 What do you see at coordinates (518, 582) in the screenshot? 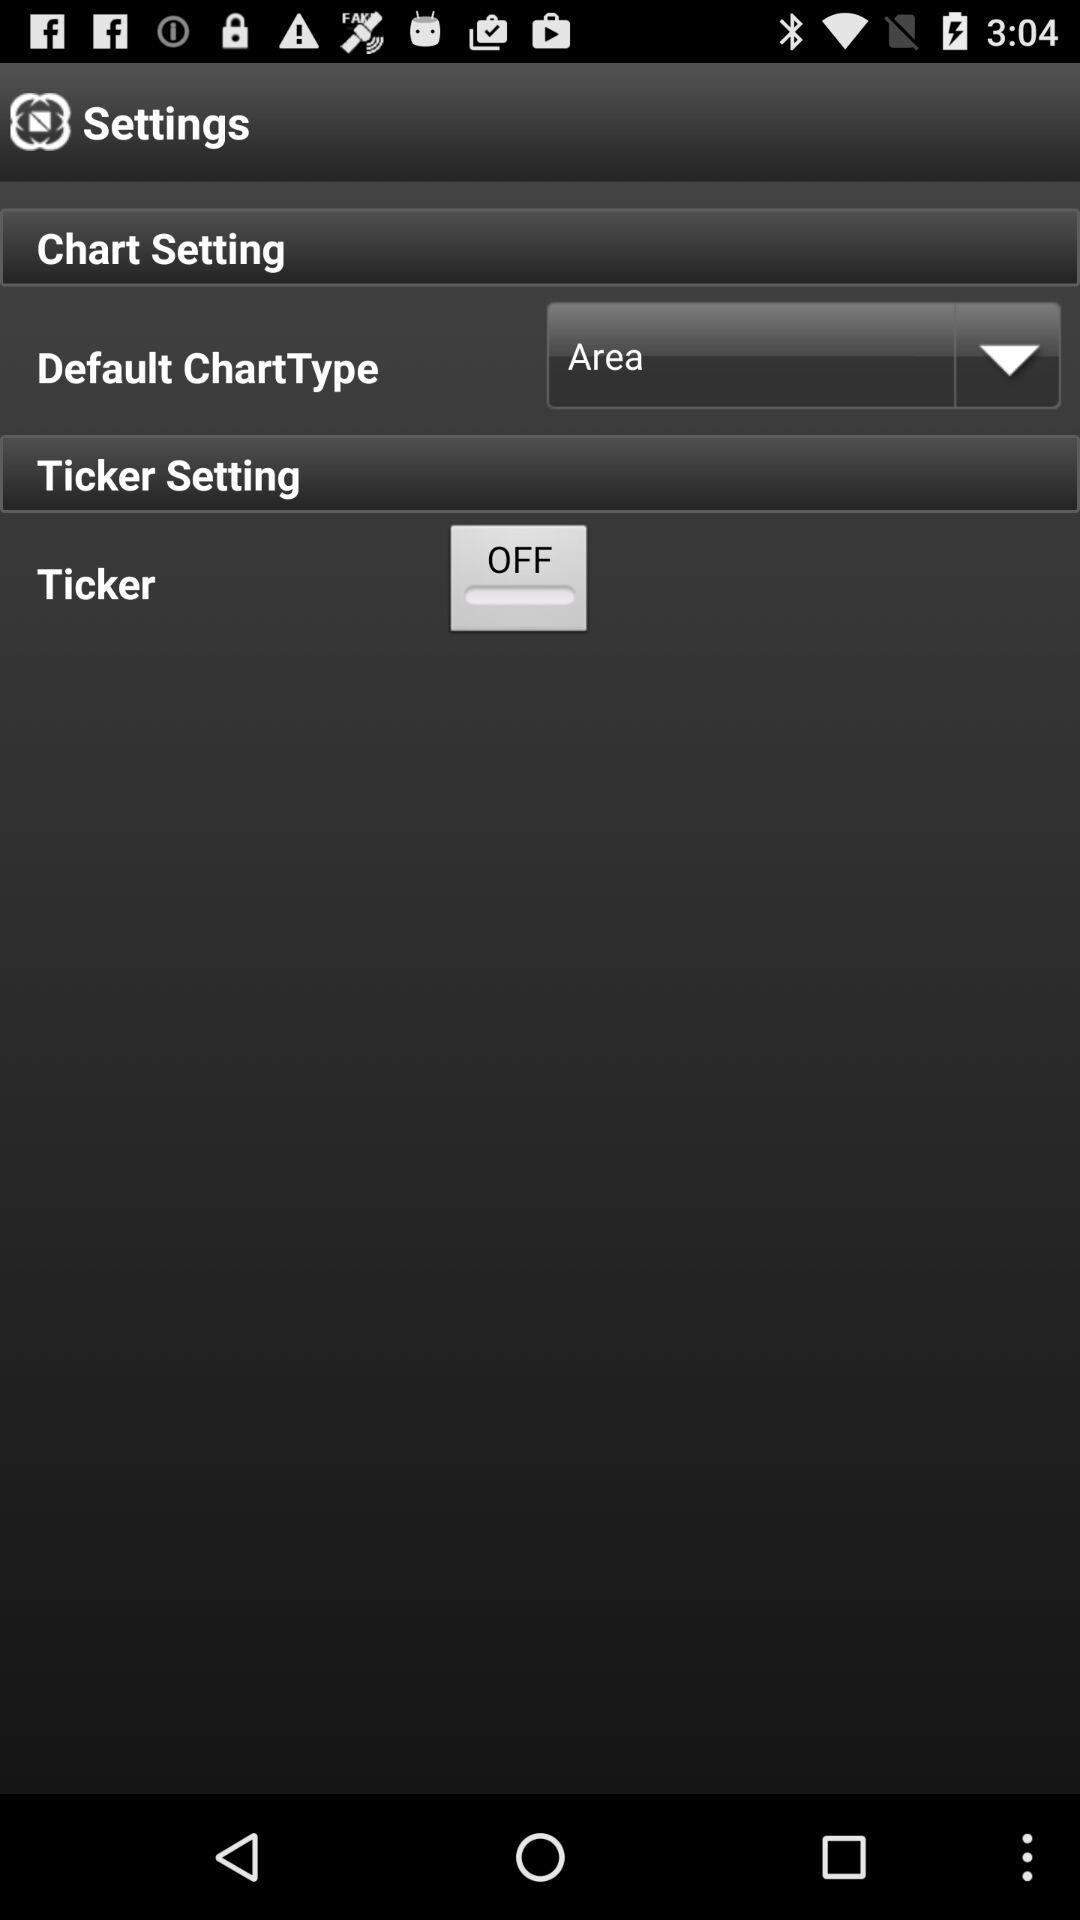
I see `the item next to ticker icon` at bounding box center [518, 582].